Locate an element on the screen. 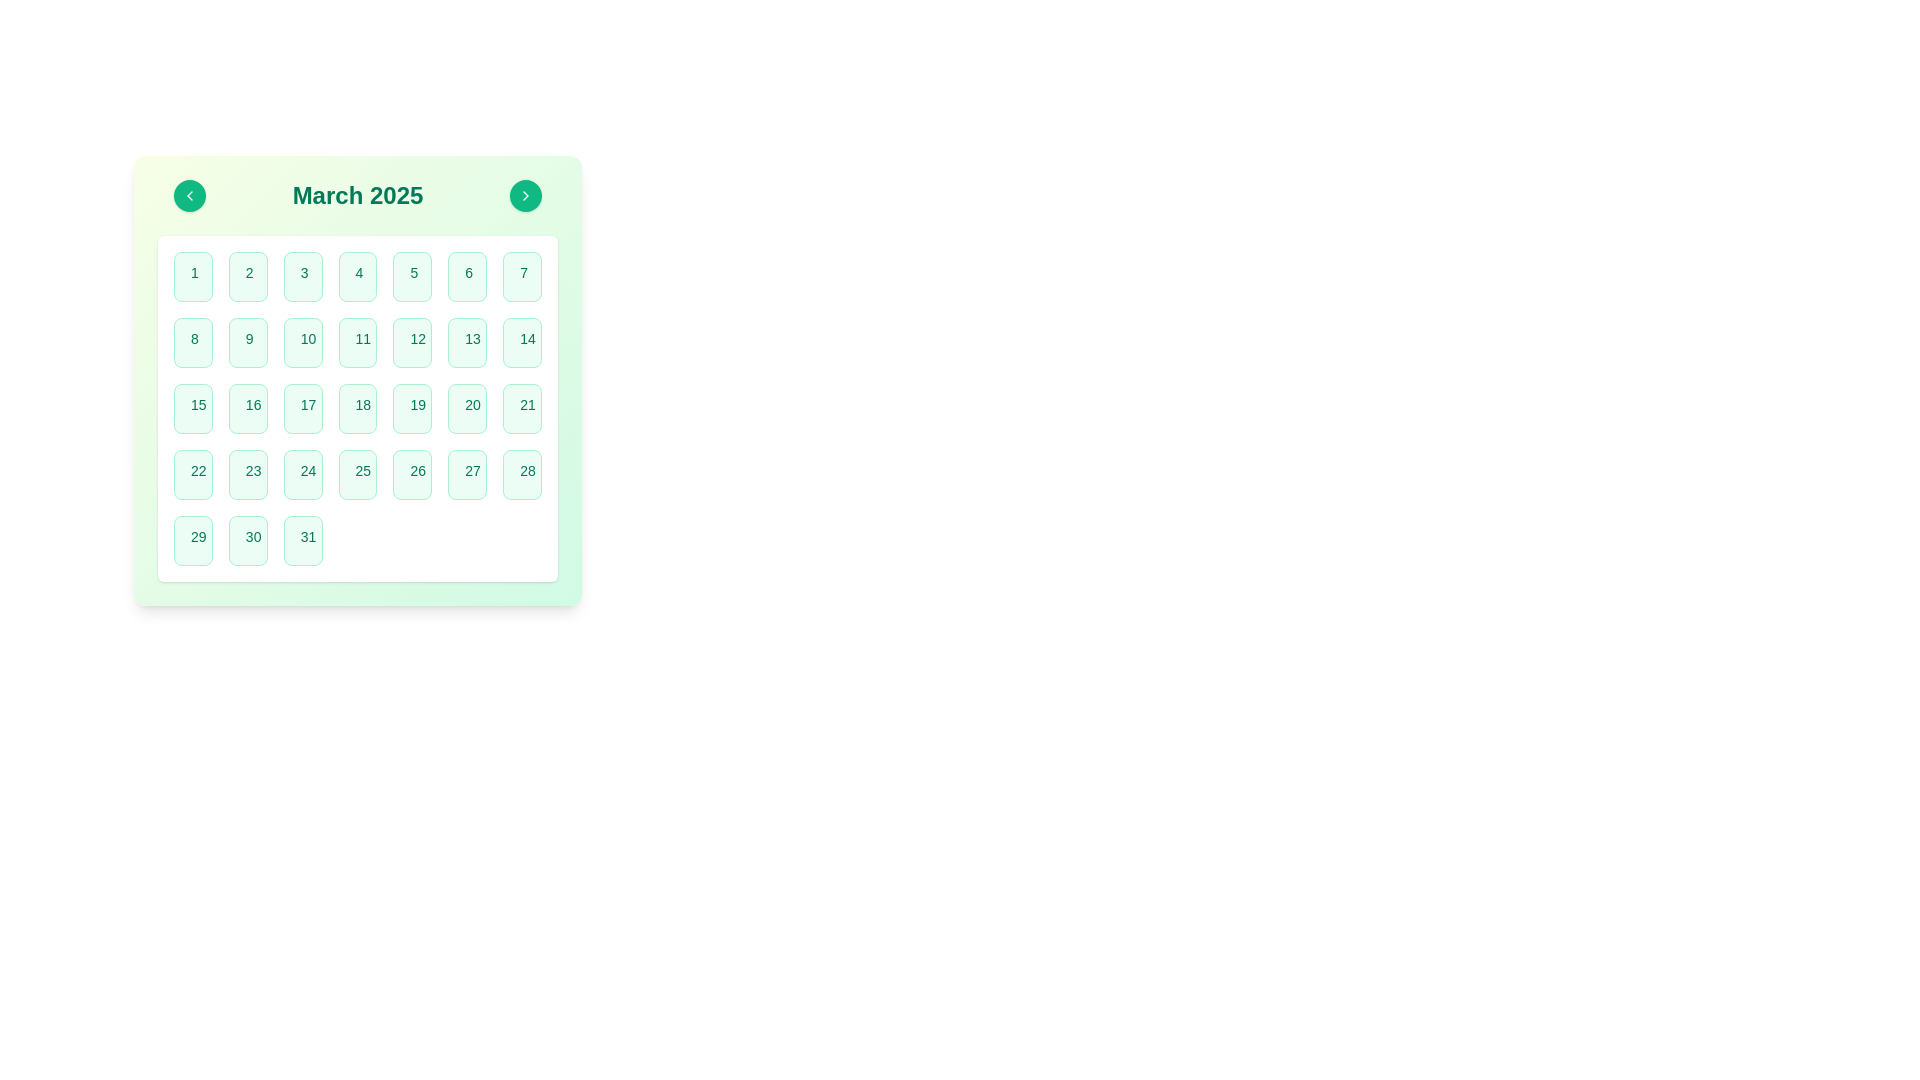 The width and height of the screenshot is (1920, 1080). the small, green-colored text displaying the number '6' in the calendar date box for March 2025 is located at coordinates (468, 273).